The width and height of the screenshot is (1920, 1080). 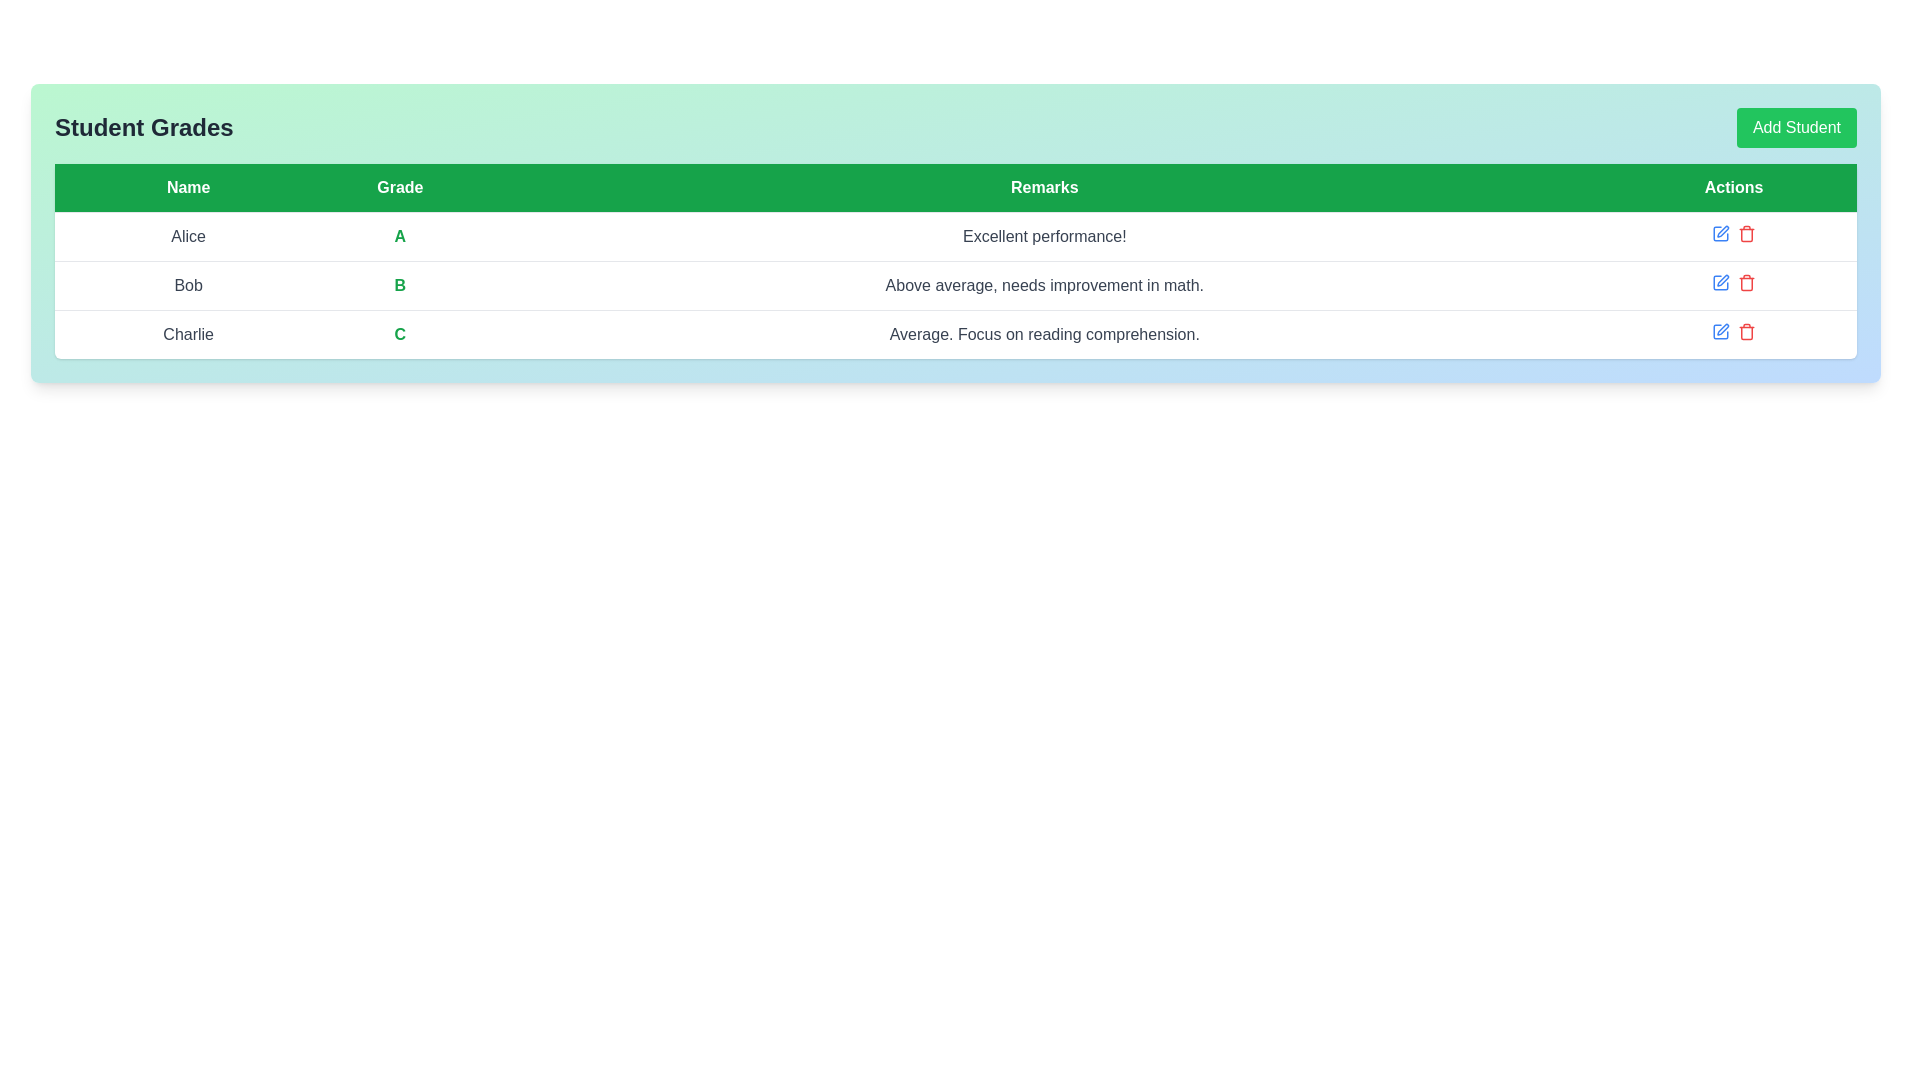 What do you see at coordinates (1720, 282) in the screenshot?
I see `the edit icon button located in the Actions column of the table for the student 'Bob' to possibly reveal a tooltip` at bounding box center [1720, 282].